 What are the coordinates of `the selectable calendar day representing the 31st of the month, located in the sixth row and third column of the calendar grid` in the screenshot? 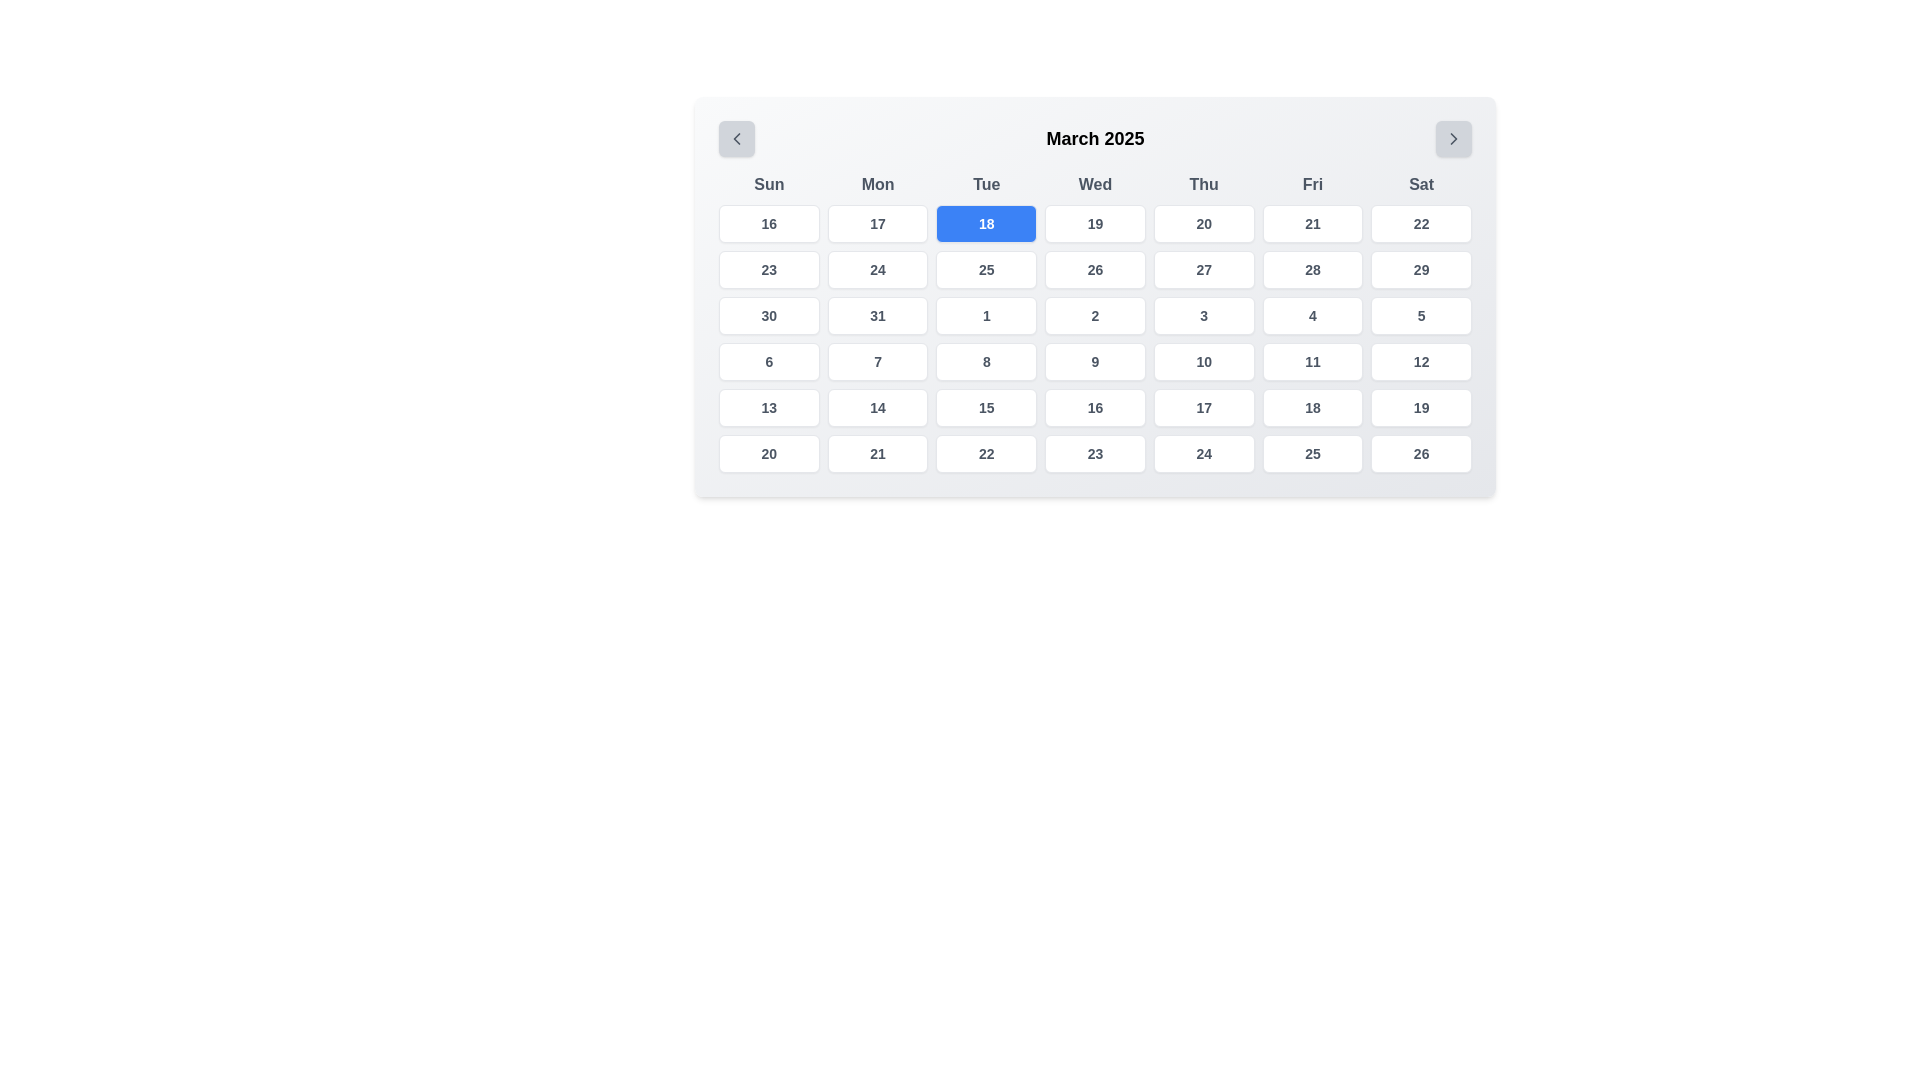 It's located at (878, 315).